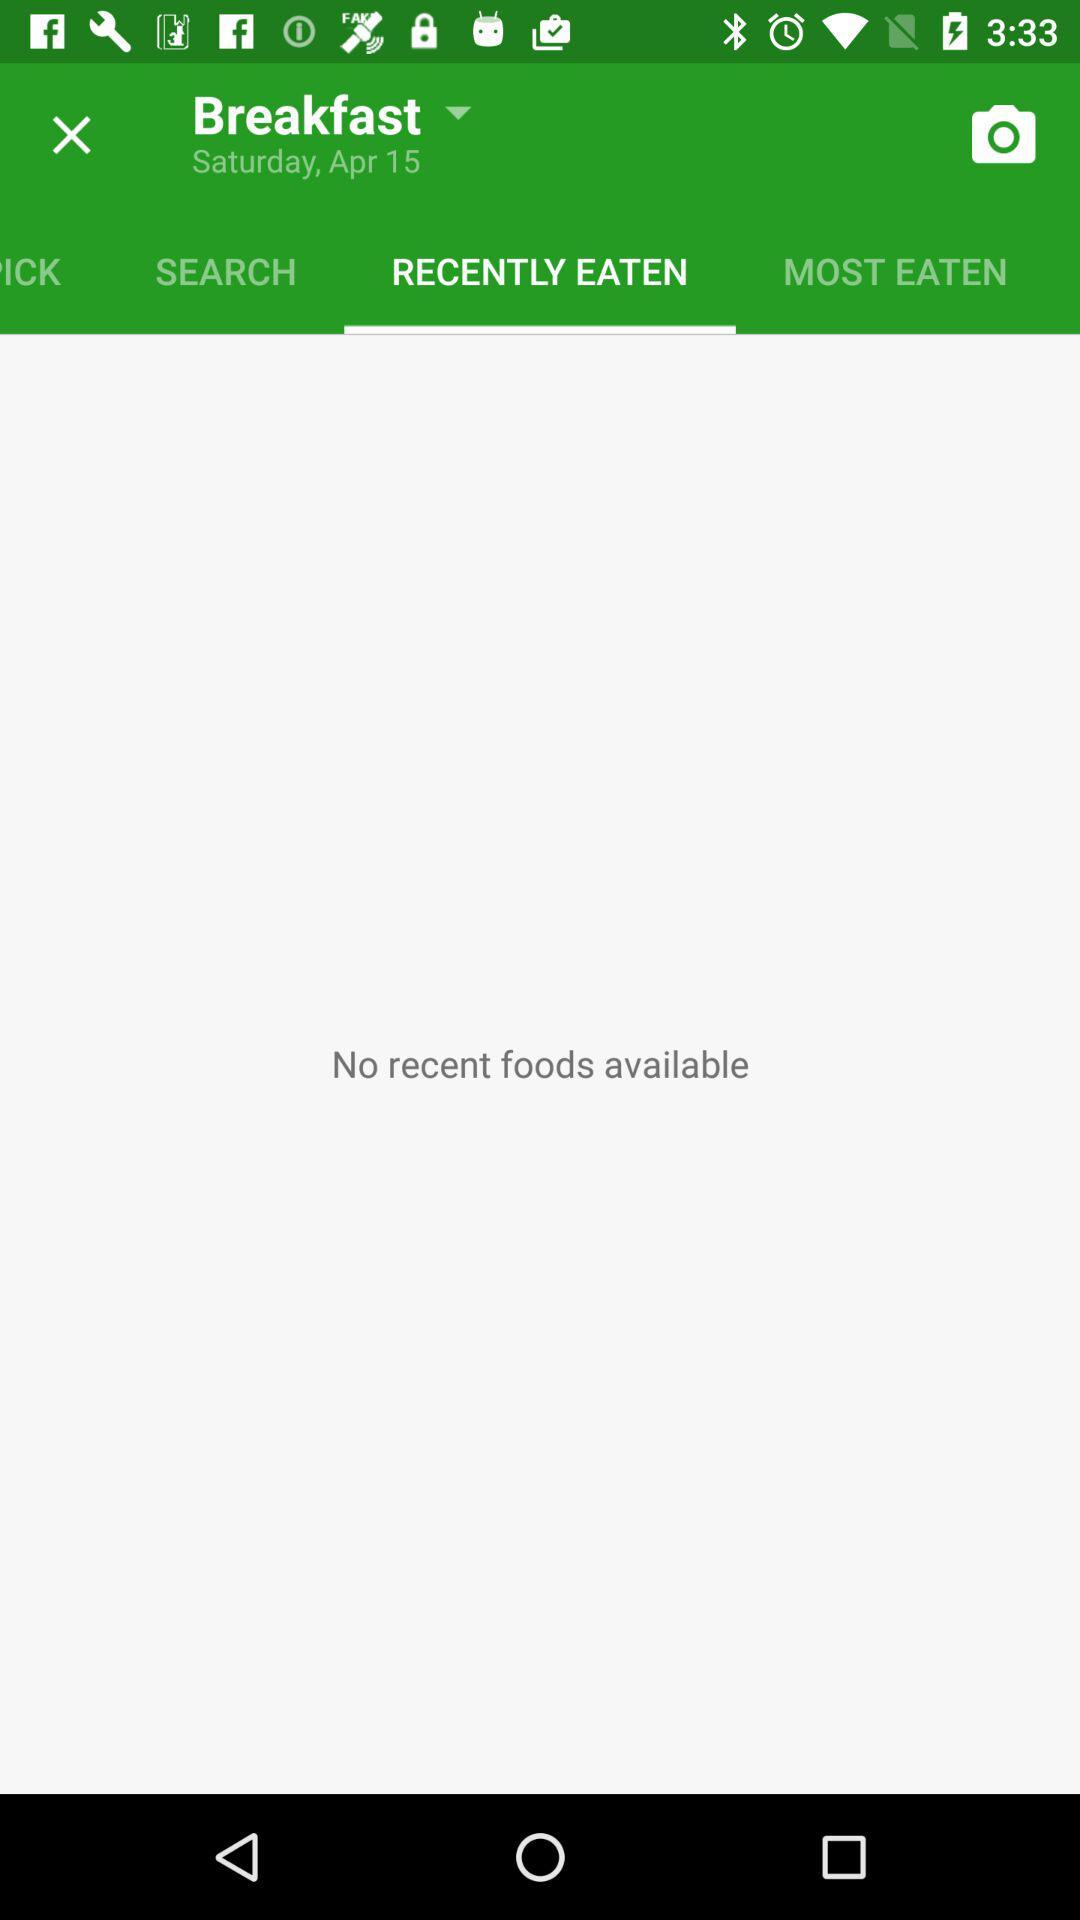 The height and width of the screenshot is (1920, 1080). Describe the element at coordinates (894, 269) in the screenshot. I see `most eaten` at that location.